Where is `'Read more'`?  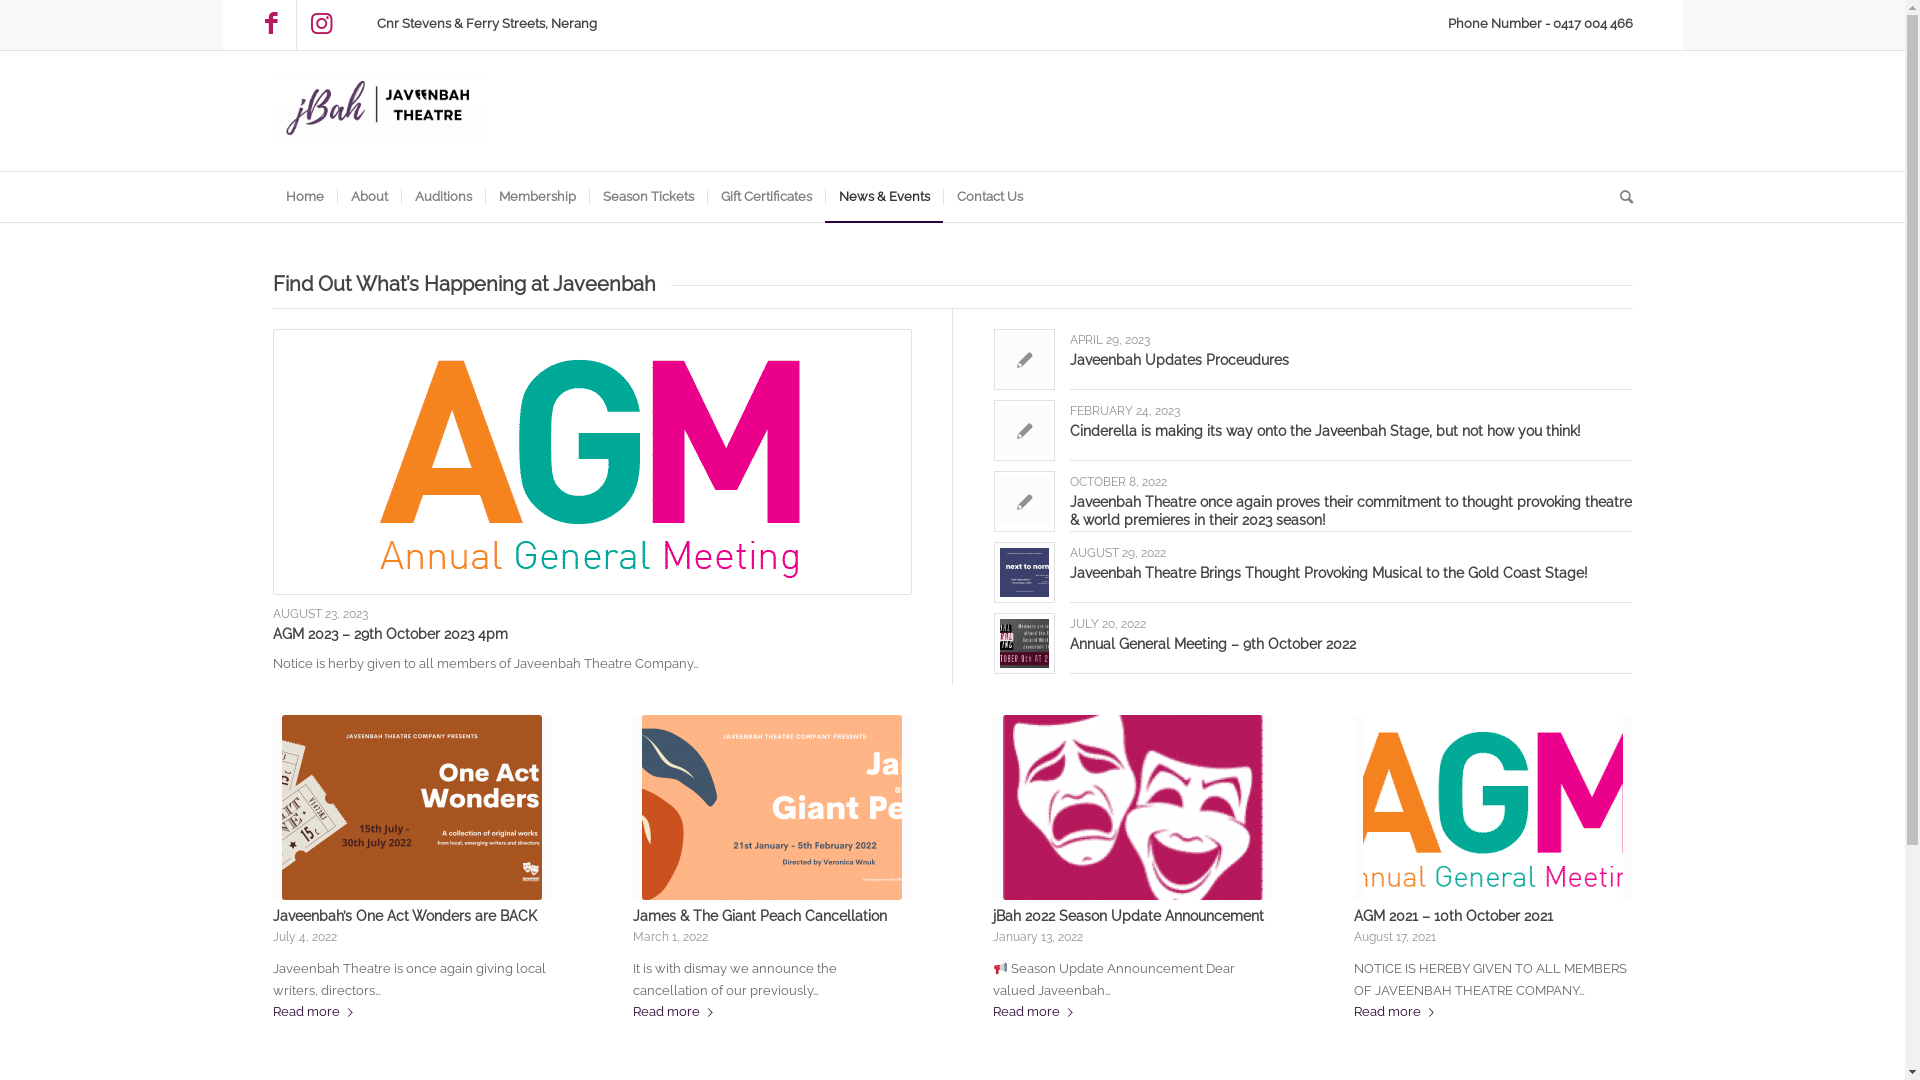
'Read more' is located at coordinates (315, 1011).